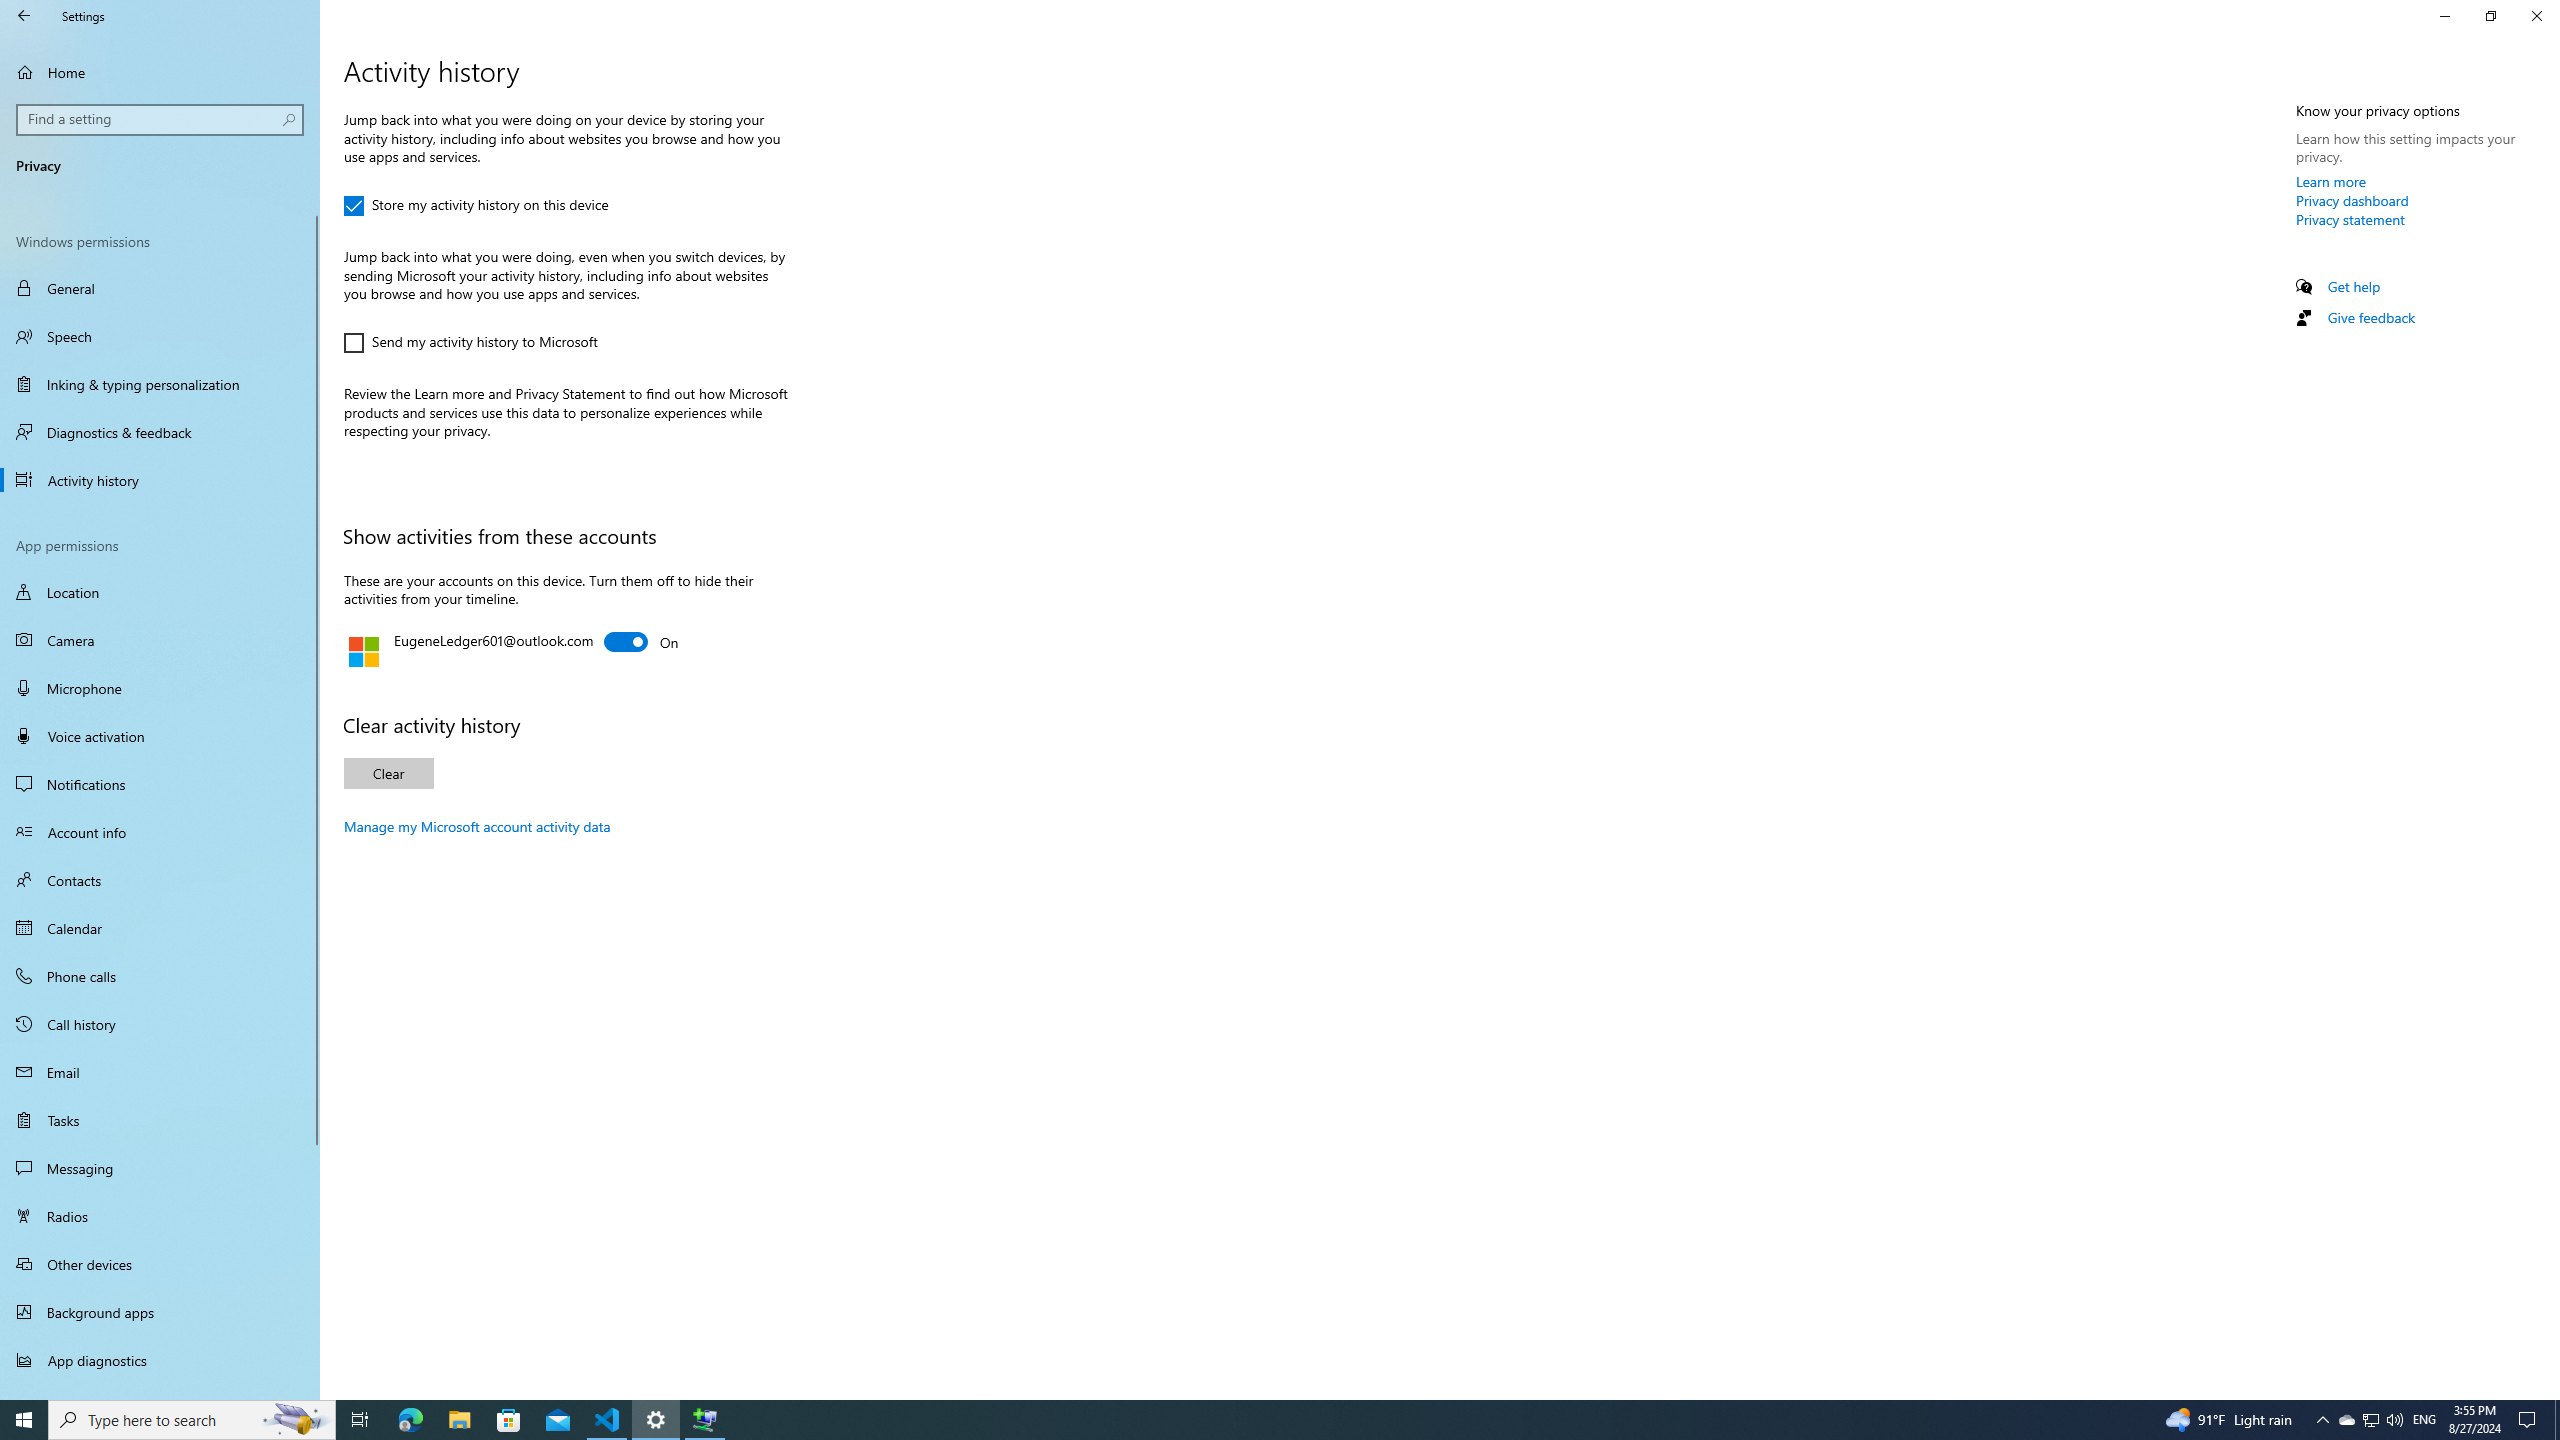 The height and width of the screenshot is (1440, 2560). What do you see at coordinates (159, 336) in the screenshot?
I see `'Speech'` at bounding box center [159, 336].